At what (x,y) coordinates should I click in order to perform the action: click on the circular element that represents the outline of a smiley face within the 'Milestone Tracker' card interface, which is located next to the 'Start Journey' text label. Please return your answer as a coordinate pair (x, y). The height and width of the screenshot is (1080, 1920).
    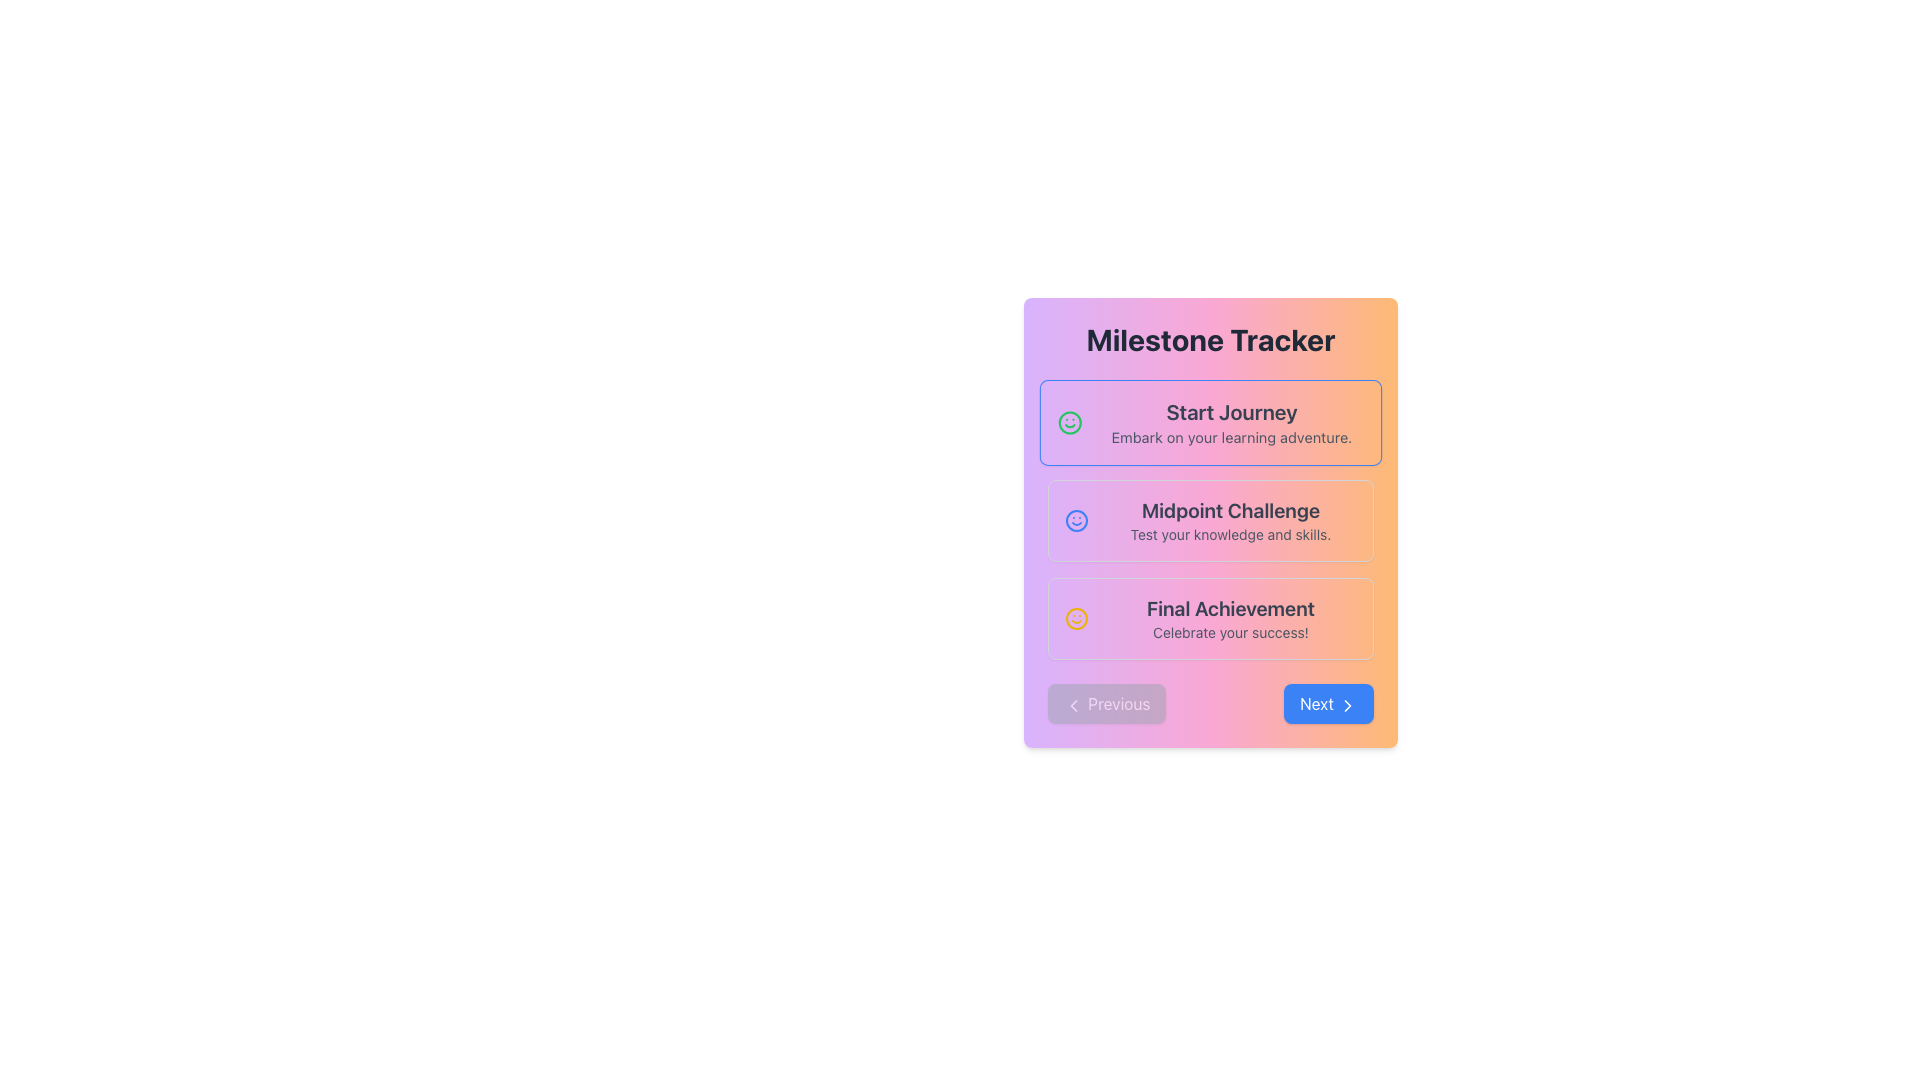
    Looking at the image, I should click on (1075, 617).